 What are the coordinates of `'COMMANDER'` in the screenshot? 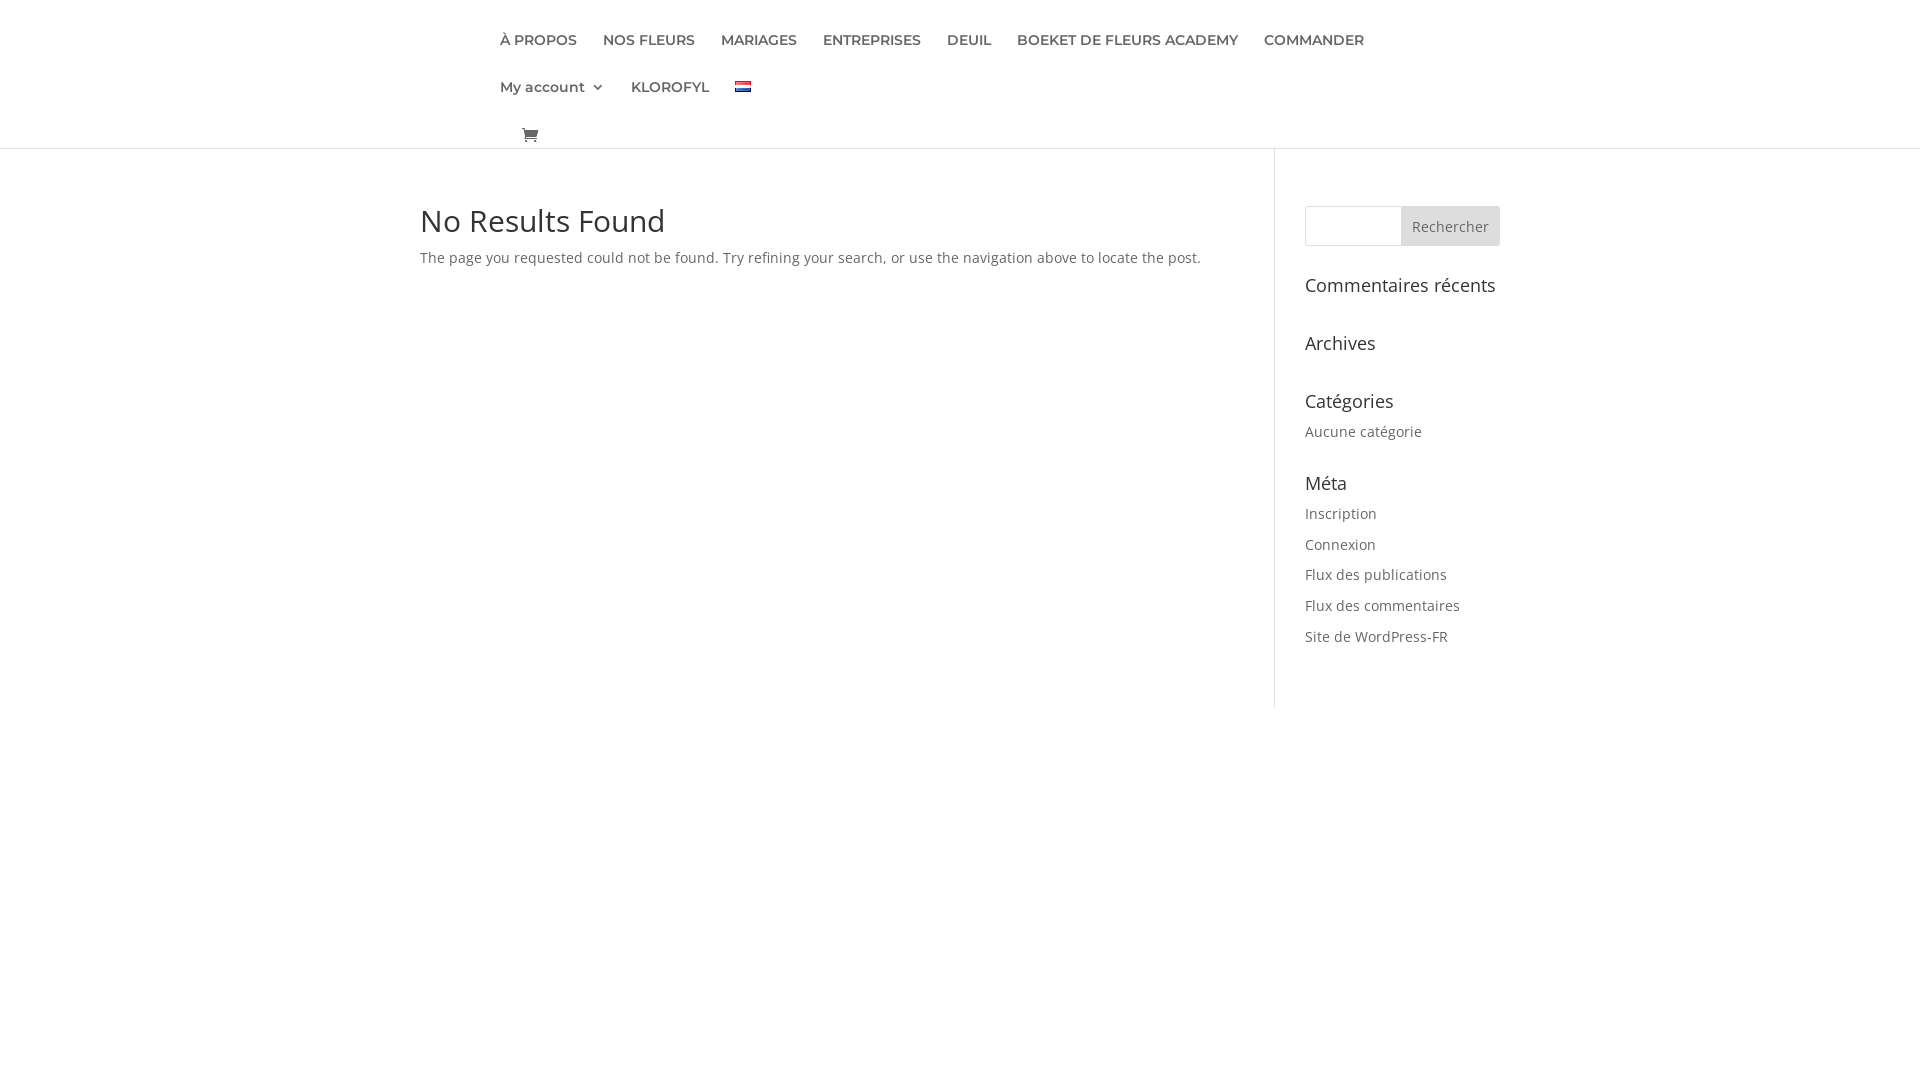 It's located at (1314, 55).